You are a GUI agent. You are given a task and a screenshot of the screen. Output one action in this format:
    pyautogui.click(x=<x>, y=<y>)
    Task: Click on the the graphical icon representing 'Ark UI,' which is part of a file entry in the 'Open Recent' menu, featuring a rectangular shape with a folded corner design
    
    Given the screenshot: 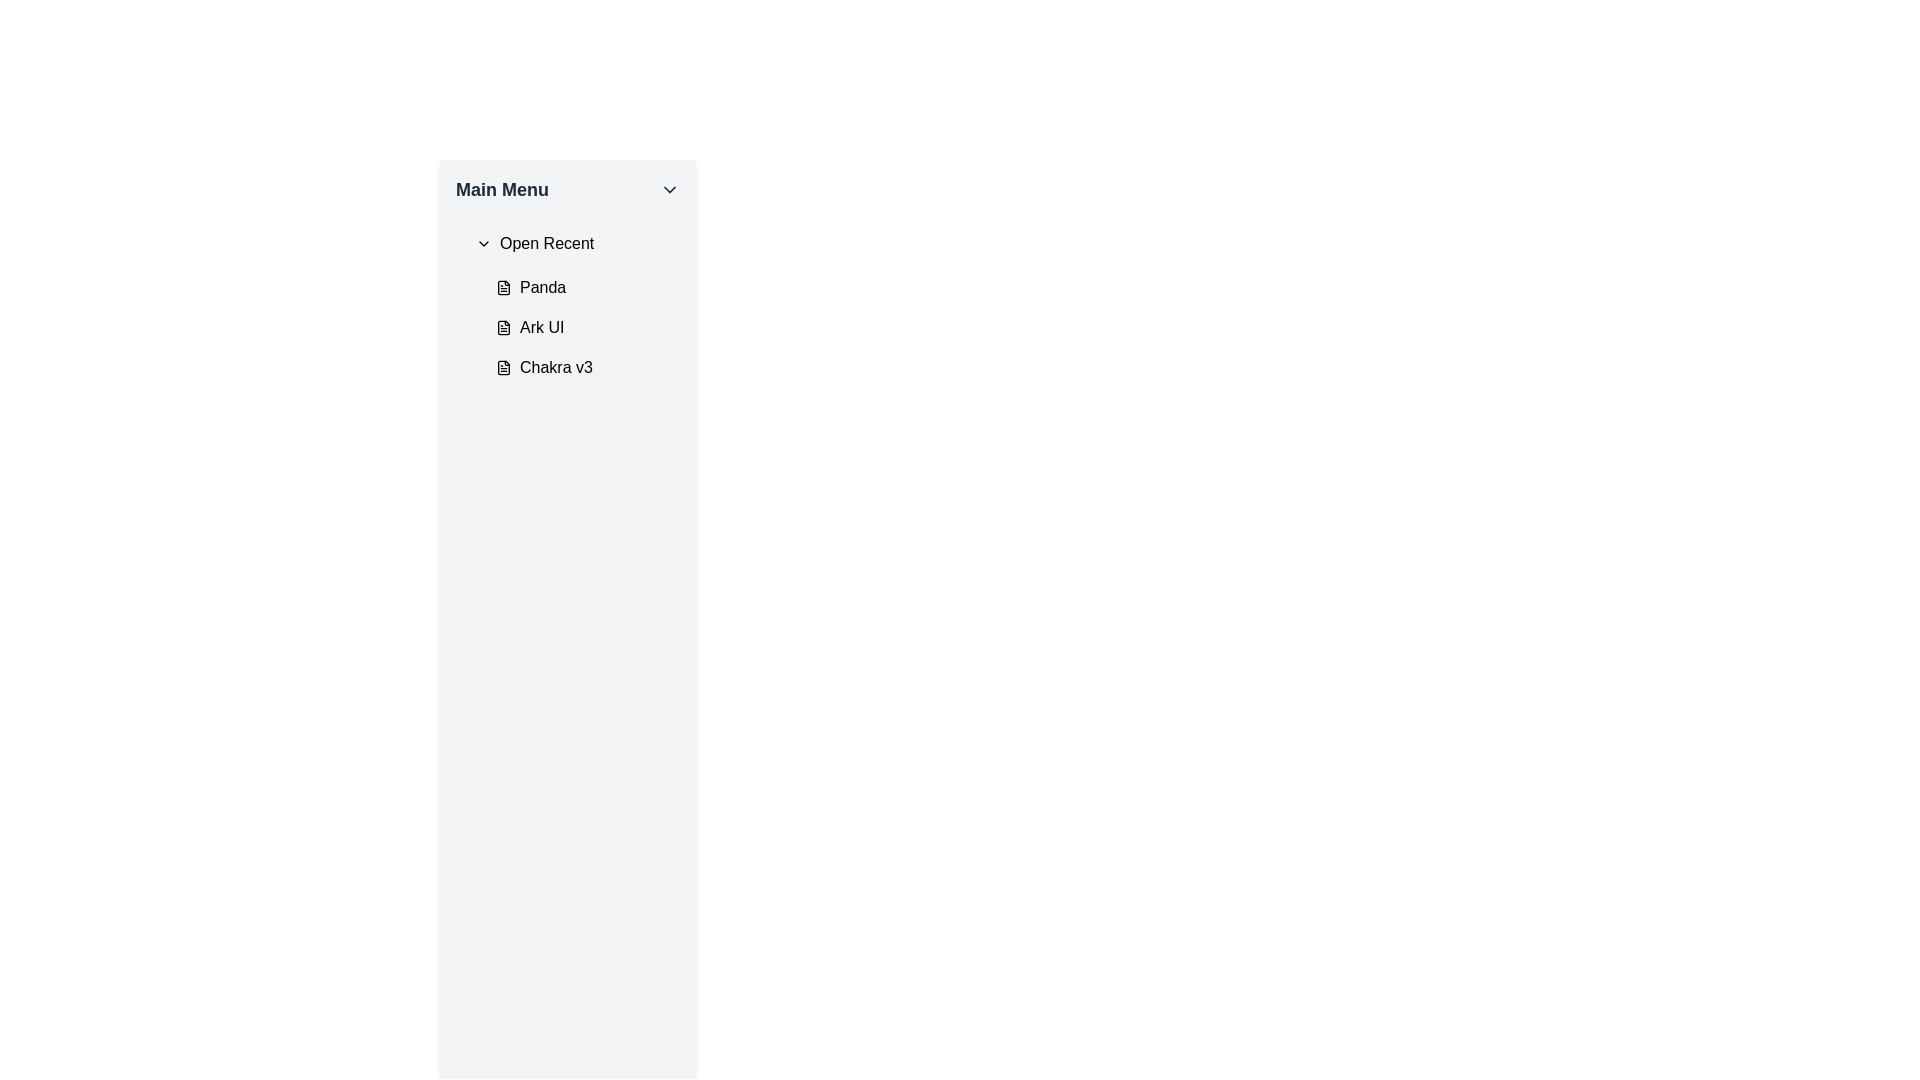 What is the action you would take?
    pyautogui.click(x=504, y=326)
    